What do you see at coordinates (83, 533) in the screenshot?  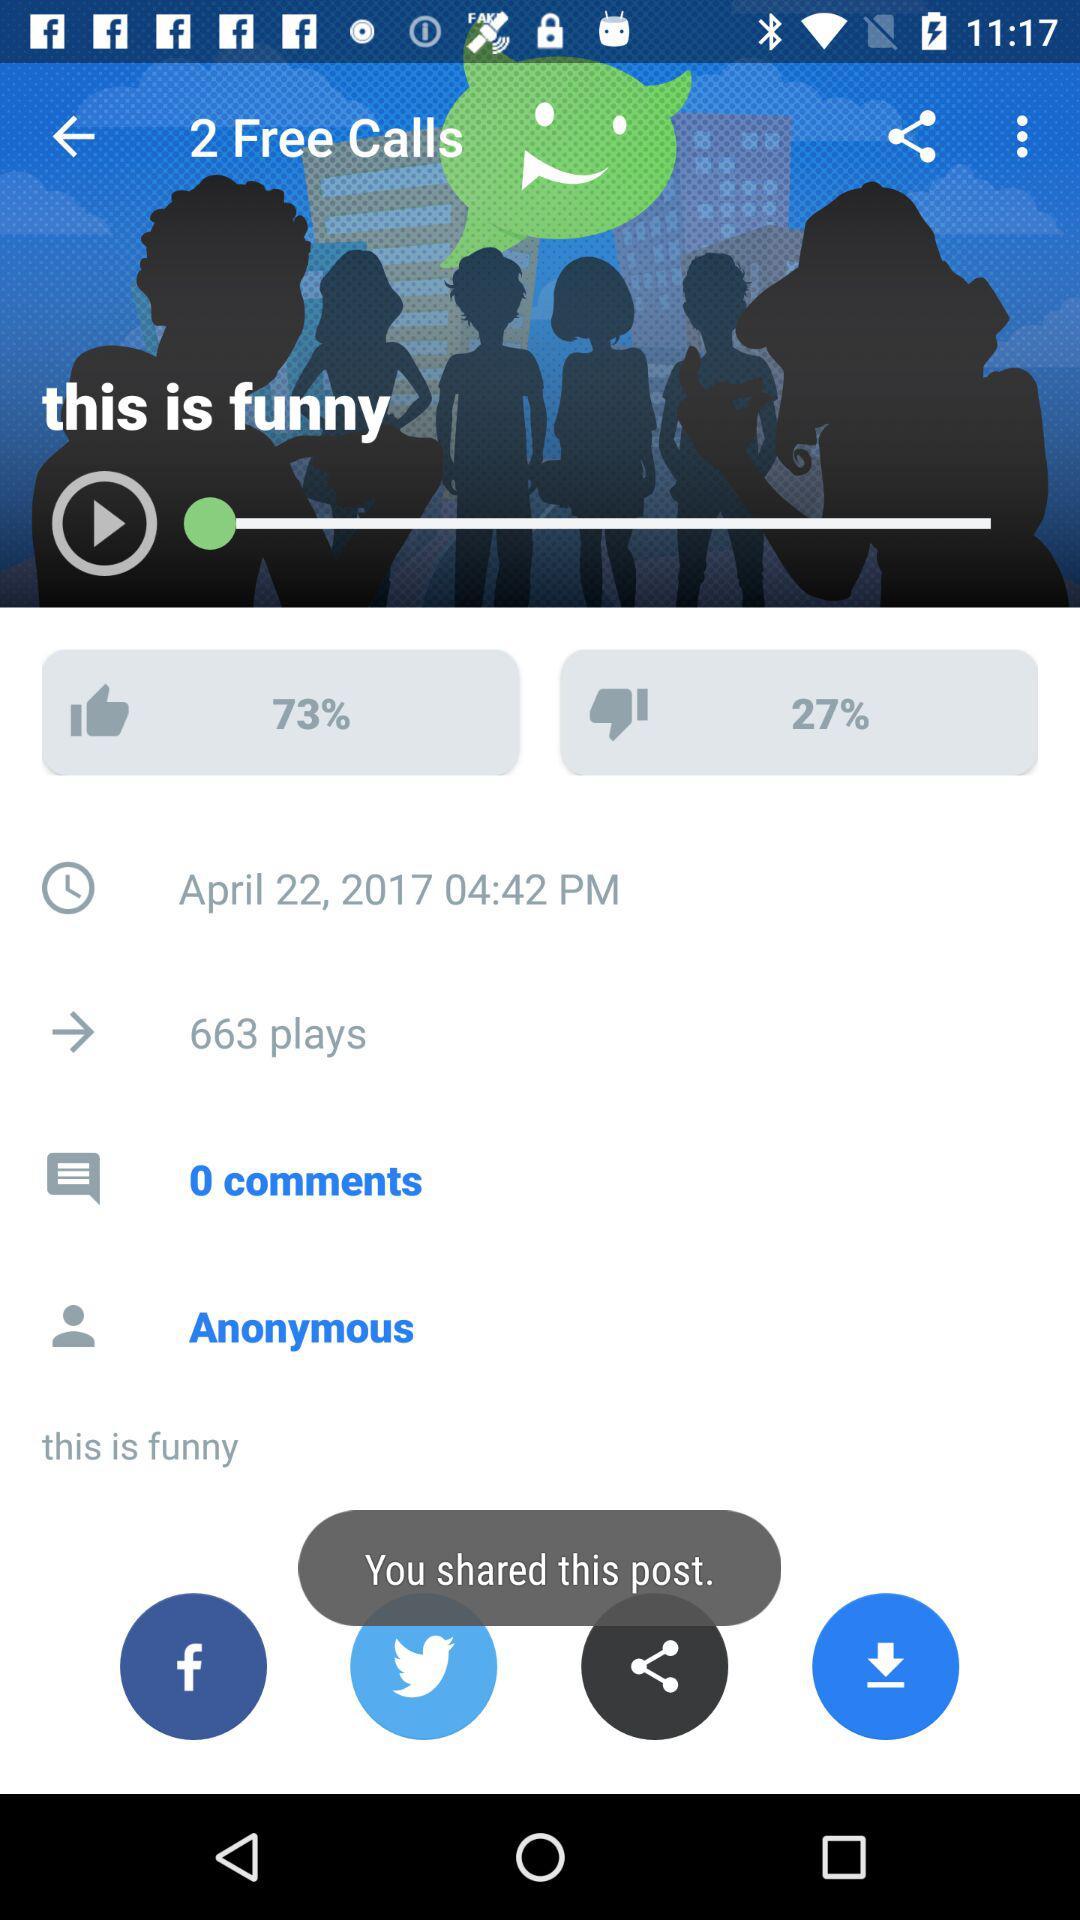 I see `song` at bounding box center [83, 533].